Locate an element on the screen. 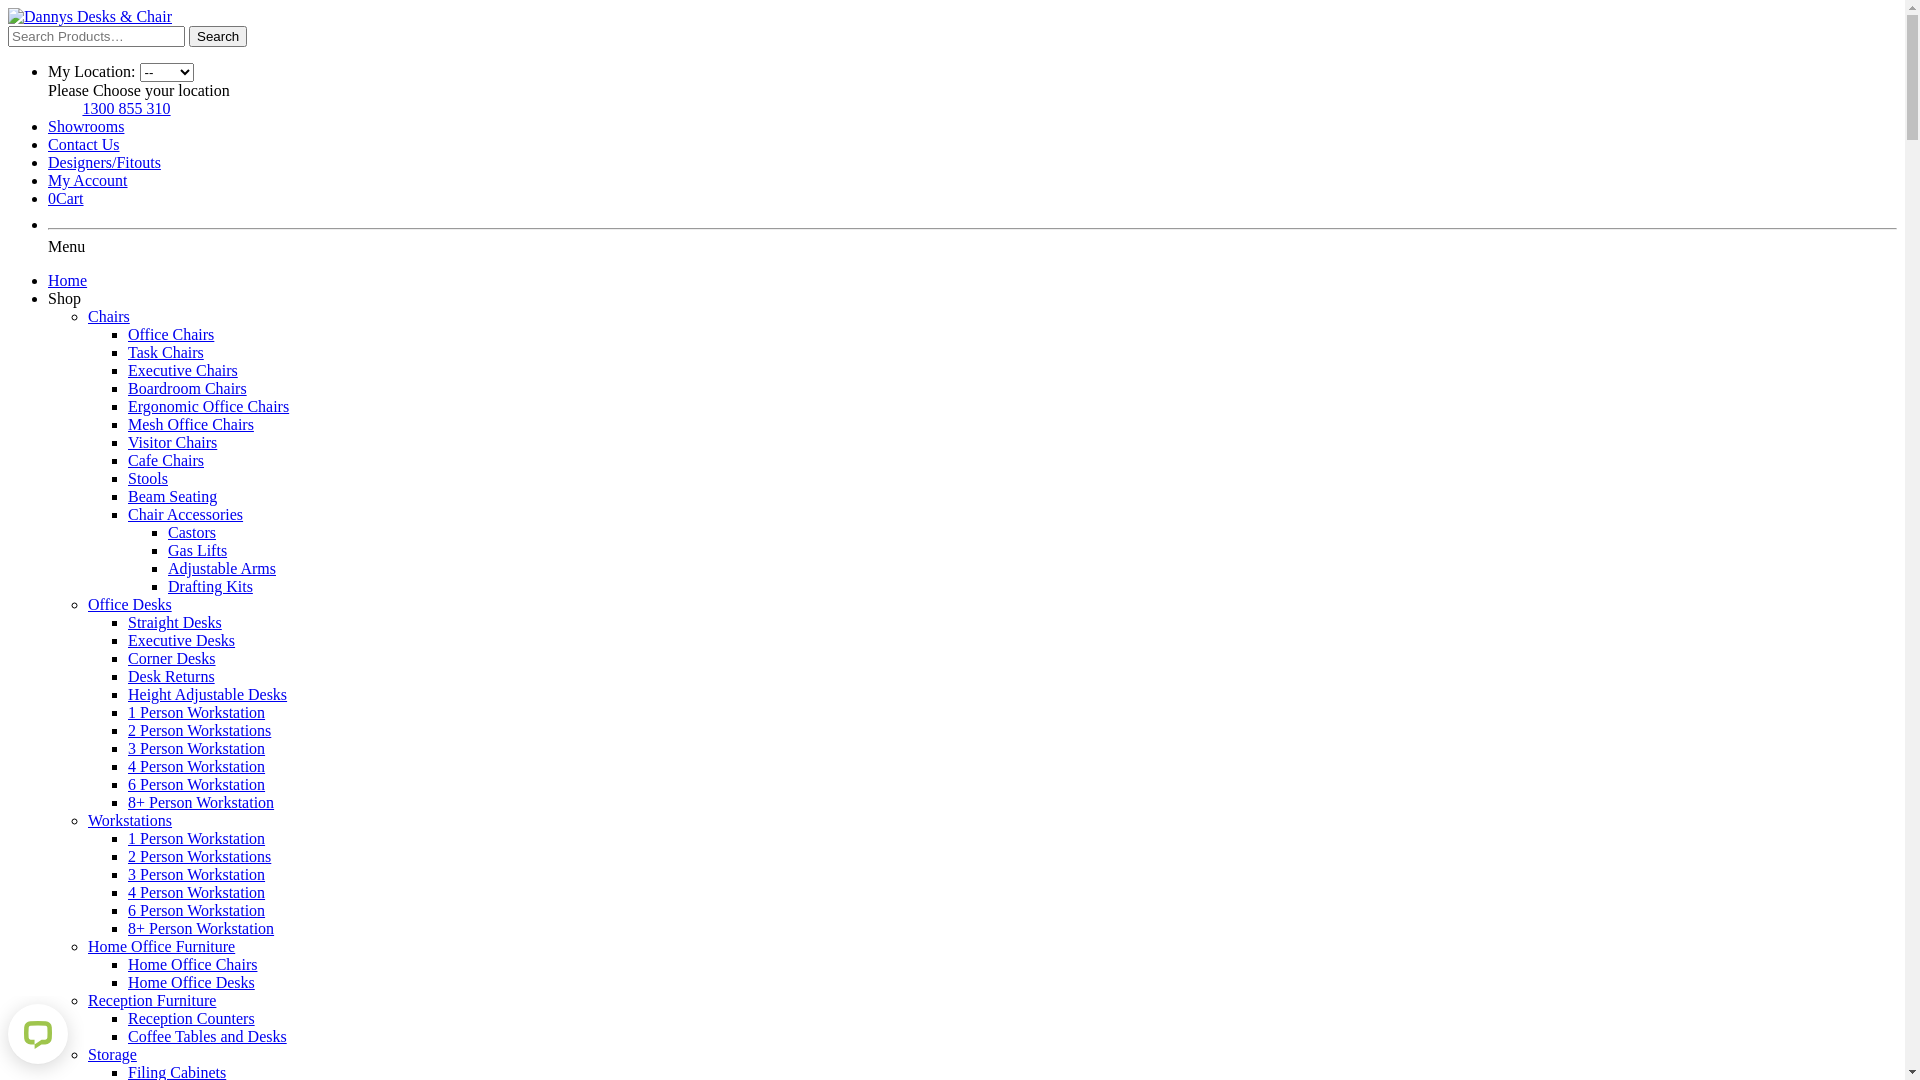 This screenshot has width=1920, height=1080. '0Cart' is located at coordinates (48, 198).